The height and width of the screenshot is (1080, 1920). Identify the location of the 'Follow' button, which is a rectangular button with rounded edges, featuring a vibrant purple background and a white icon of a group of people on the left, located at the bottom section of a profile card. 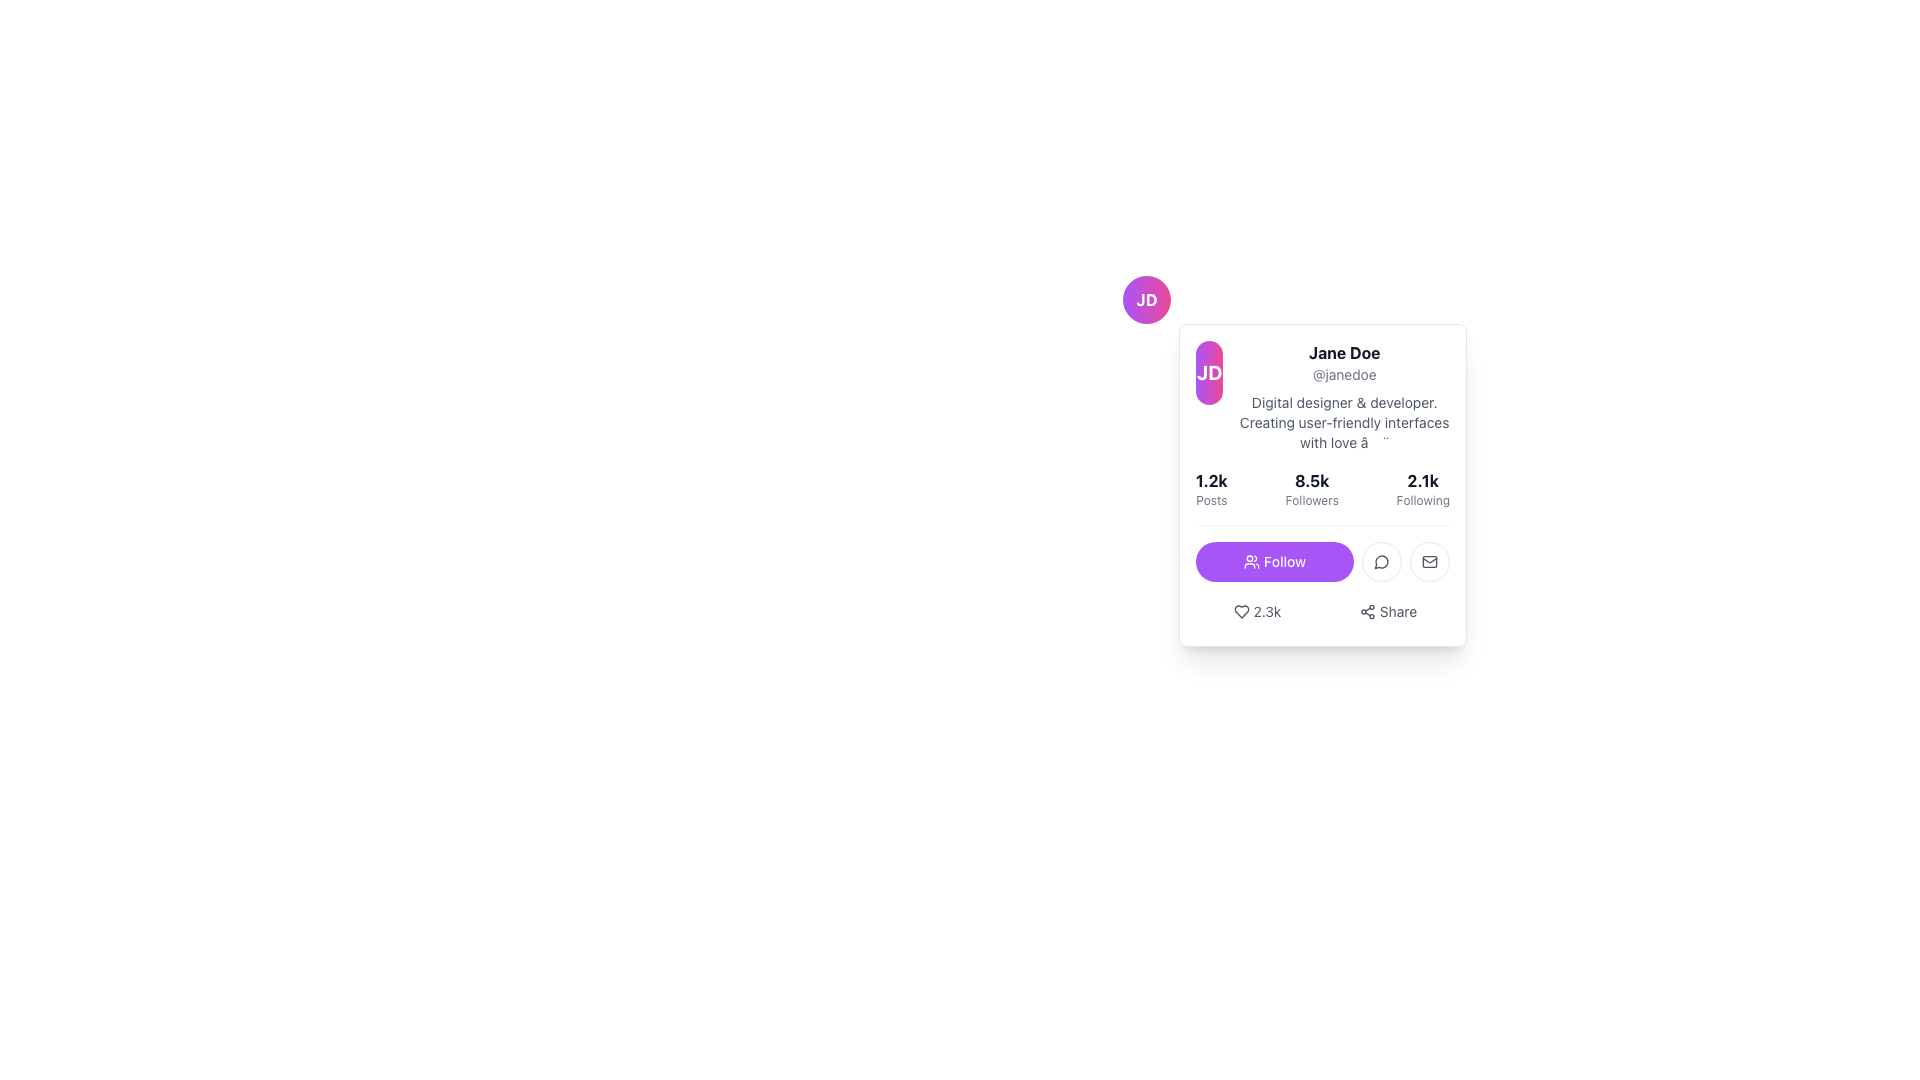
(1274, 562).